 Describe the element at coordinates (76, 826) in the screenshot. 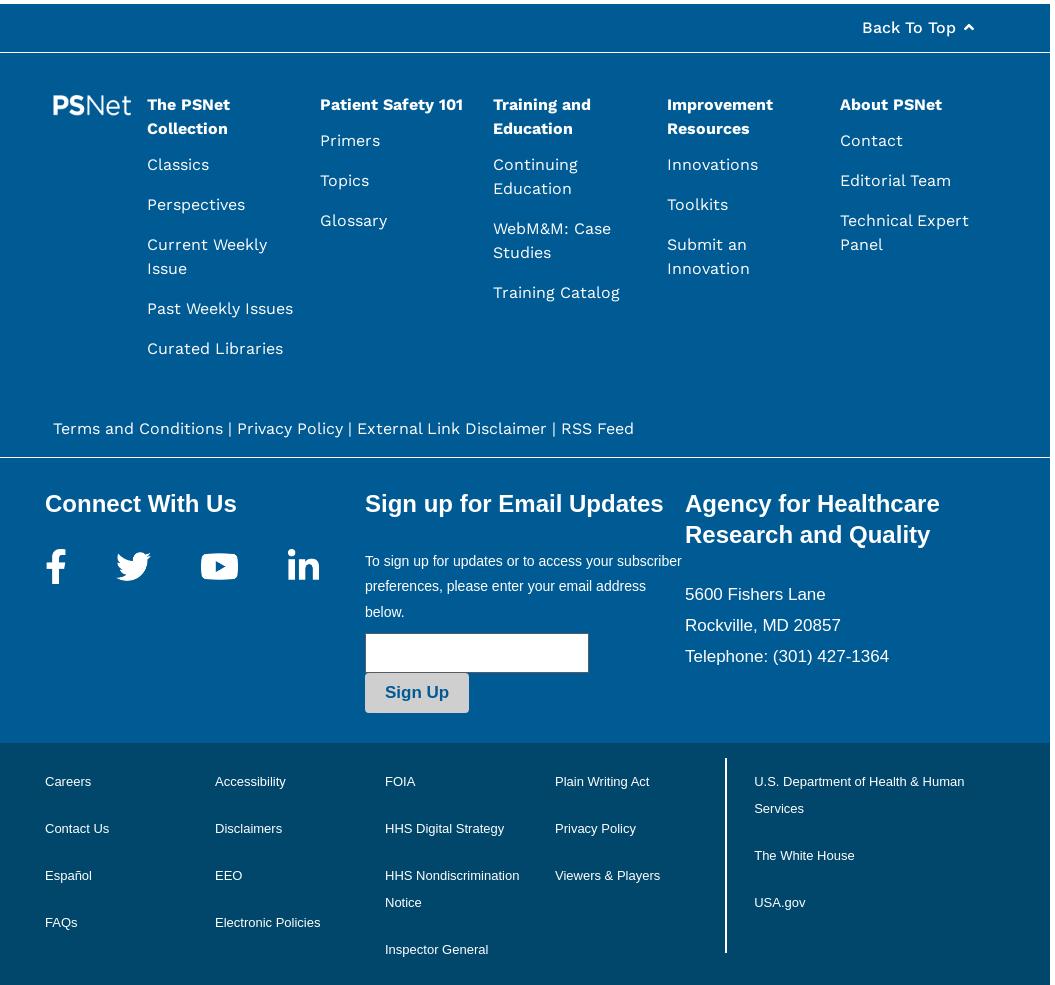

I see `'Contact Us'` at that location.